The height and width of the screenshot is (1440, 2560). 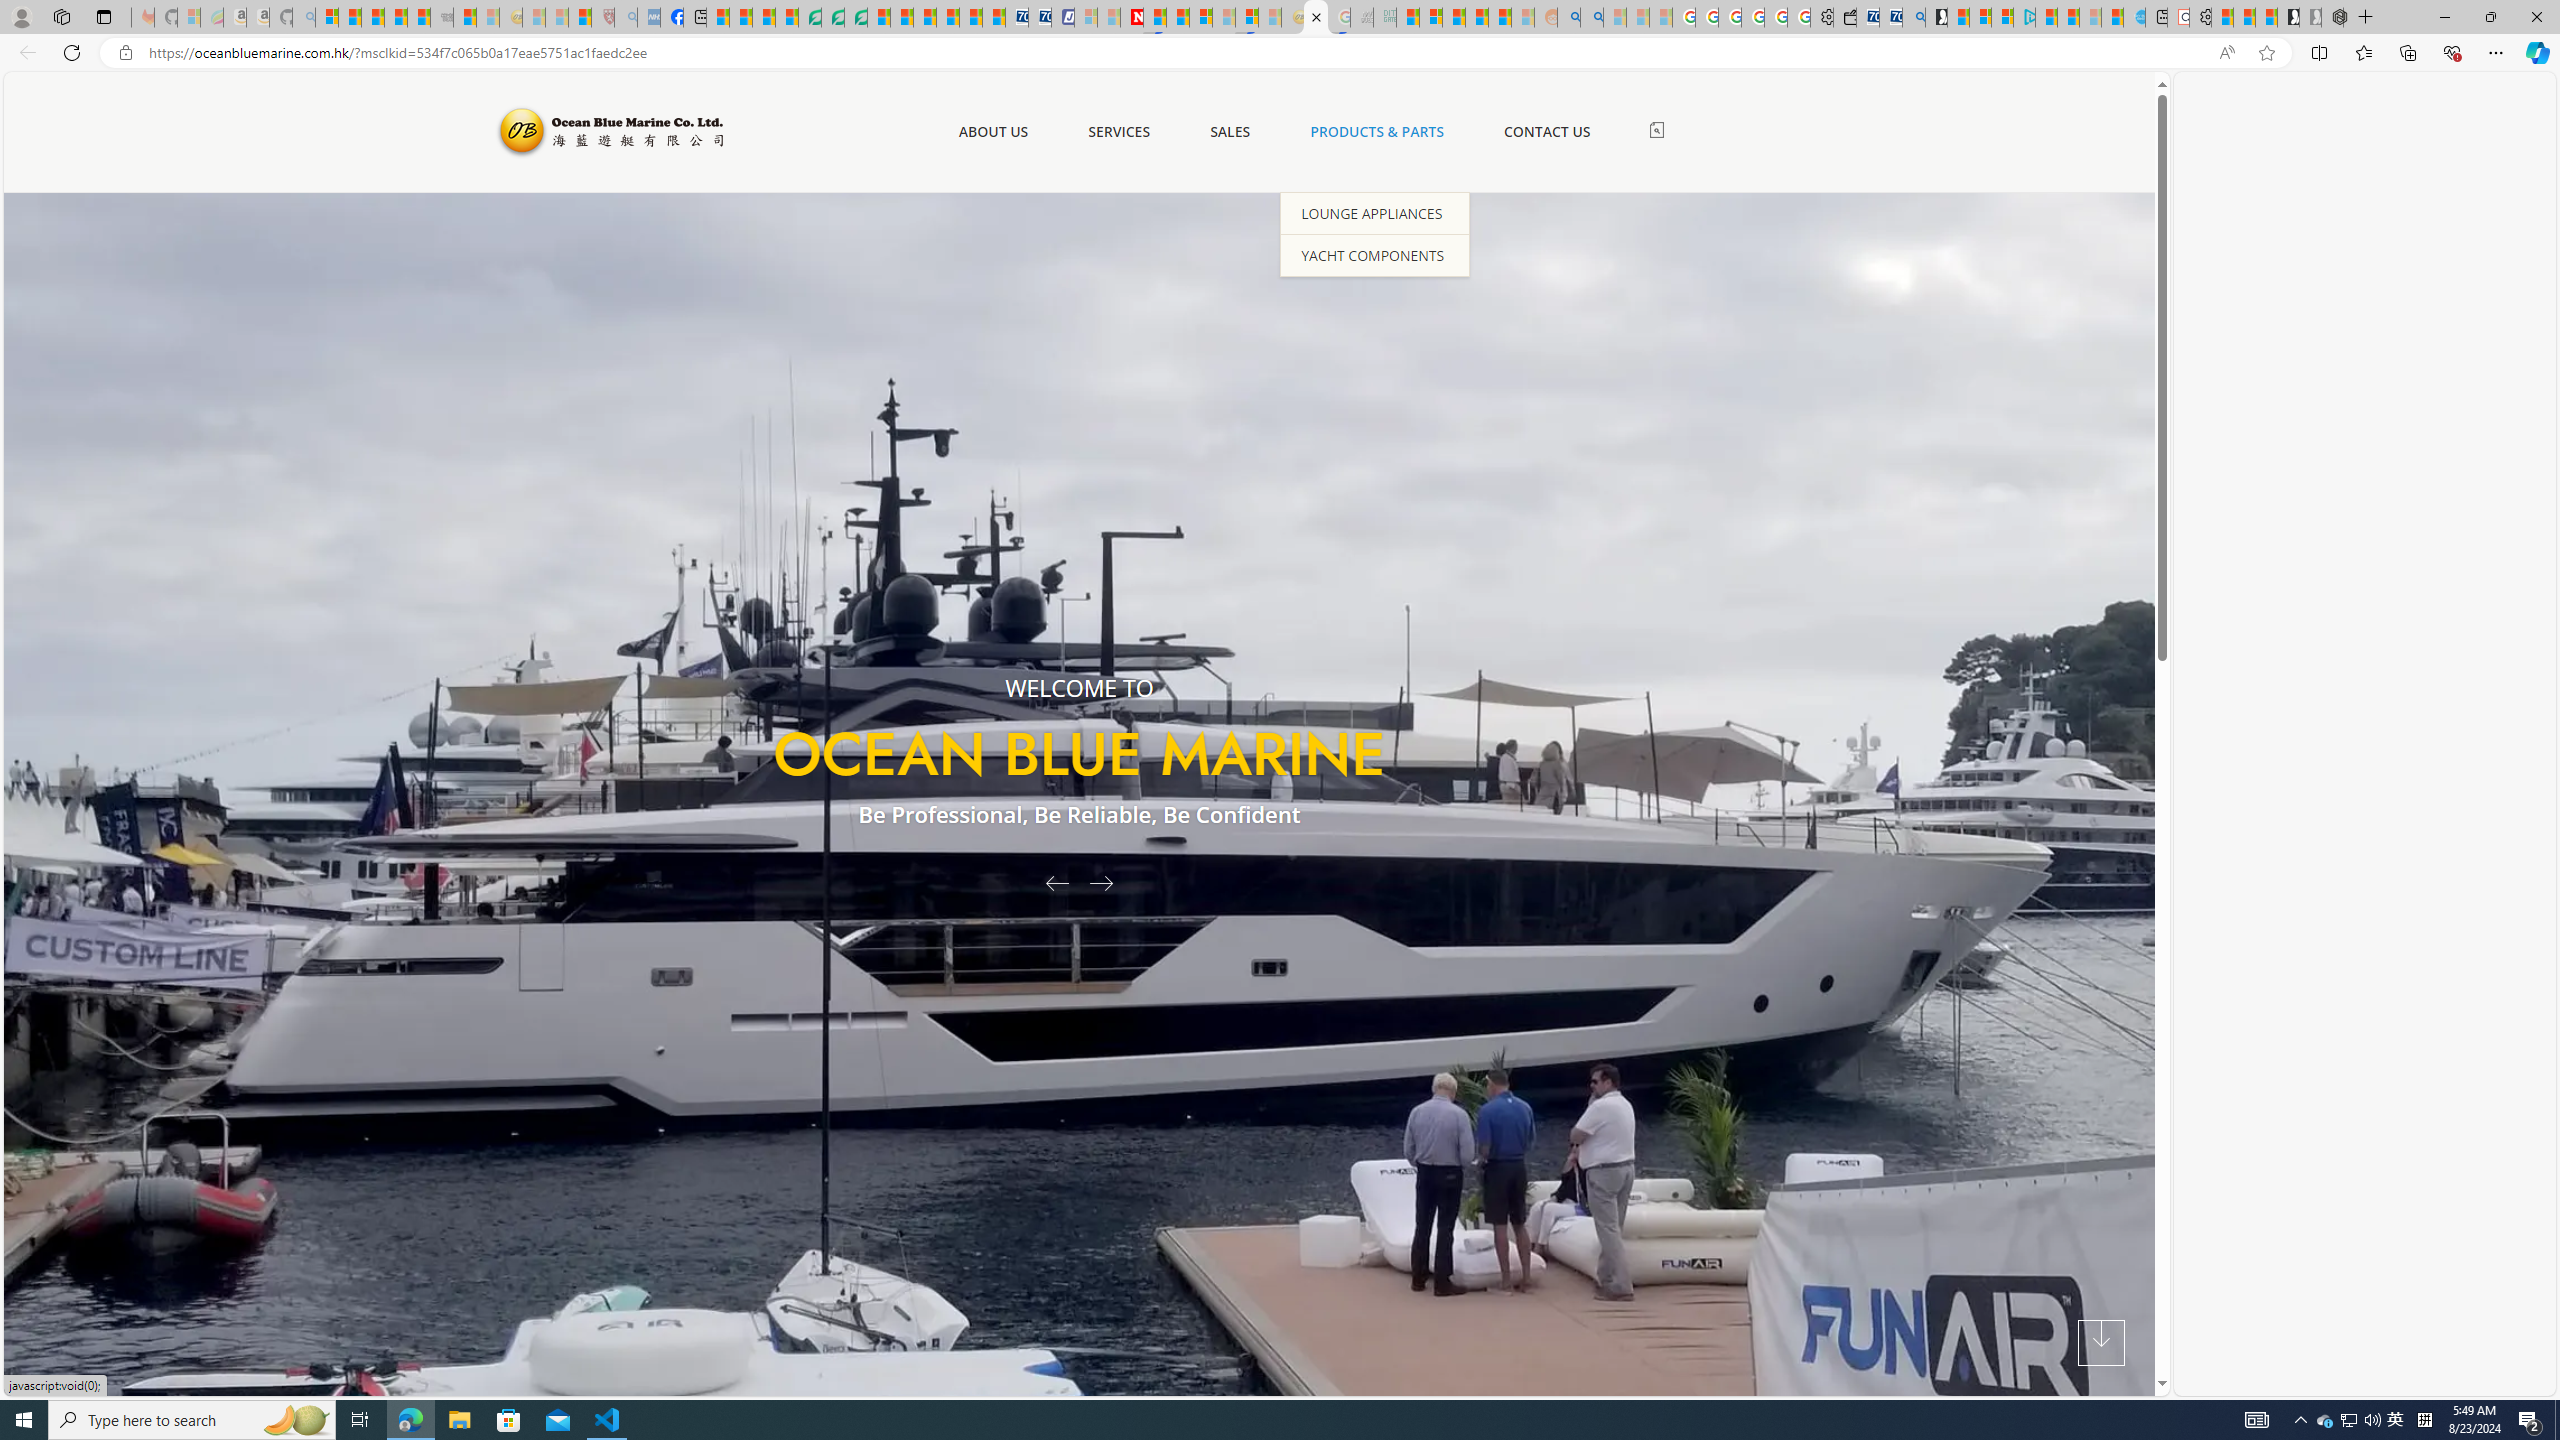 What do you see at coordinates (1407, 16) in the screenshot?
I see `'MSNBC - MSN'` at bounding box center [1407, 16].